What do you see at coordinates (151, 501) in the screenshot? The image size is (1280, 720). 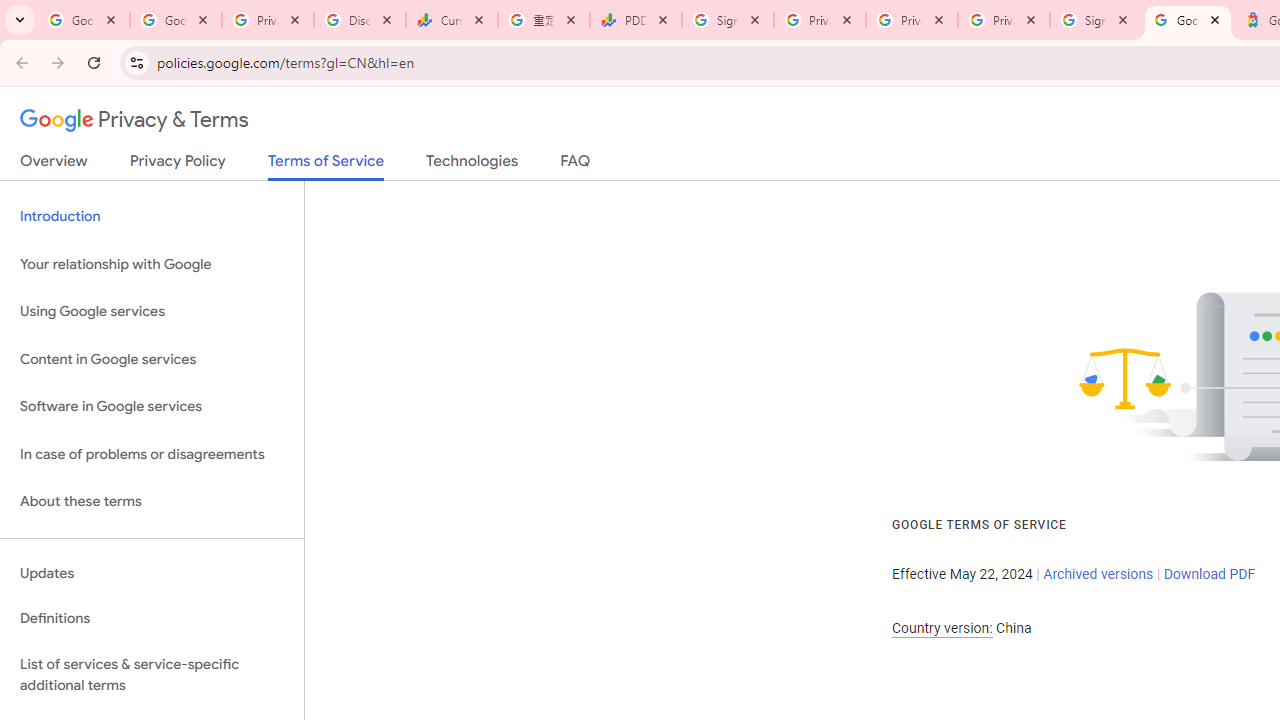 I see `'About these terms'` at bounding box center [151, 501].